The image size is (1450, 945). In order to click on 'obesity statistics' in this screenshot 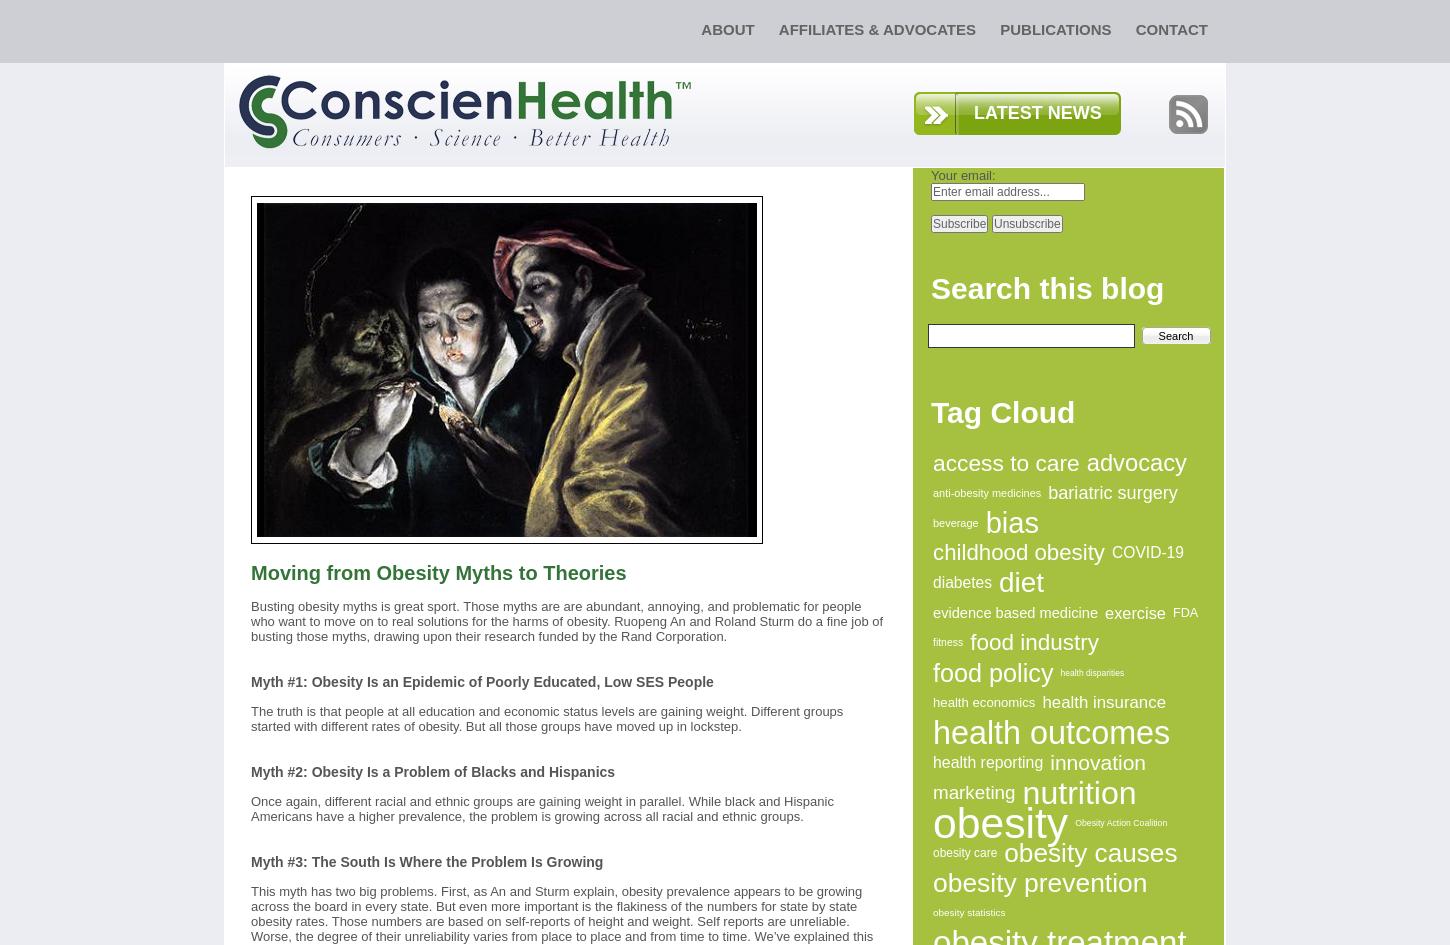, I will do `click(969, 911)`.